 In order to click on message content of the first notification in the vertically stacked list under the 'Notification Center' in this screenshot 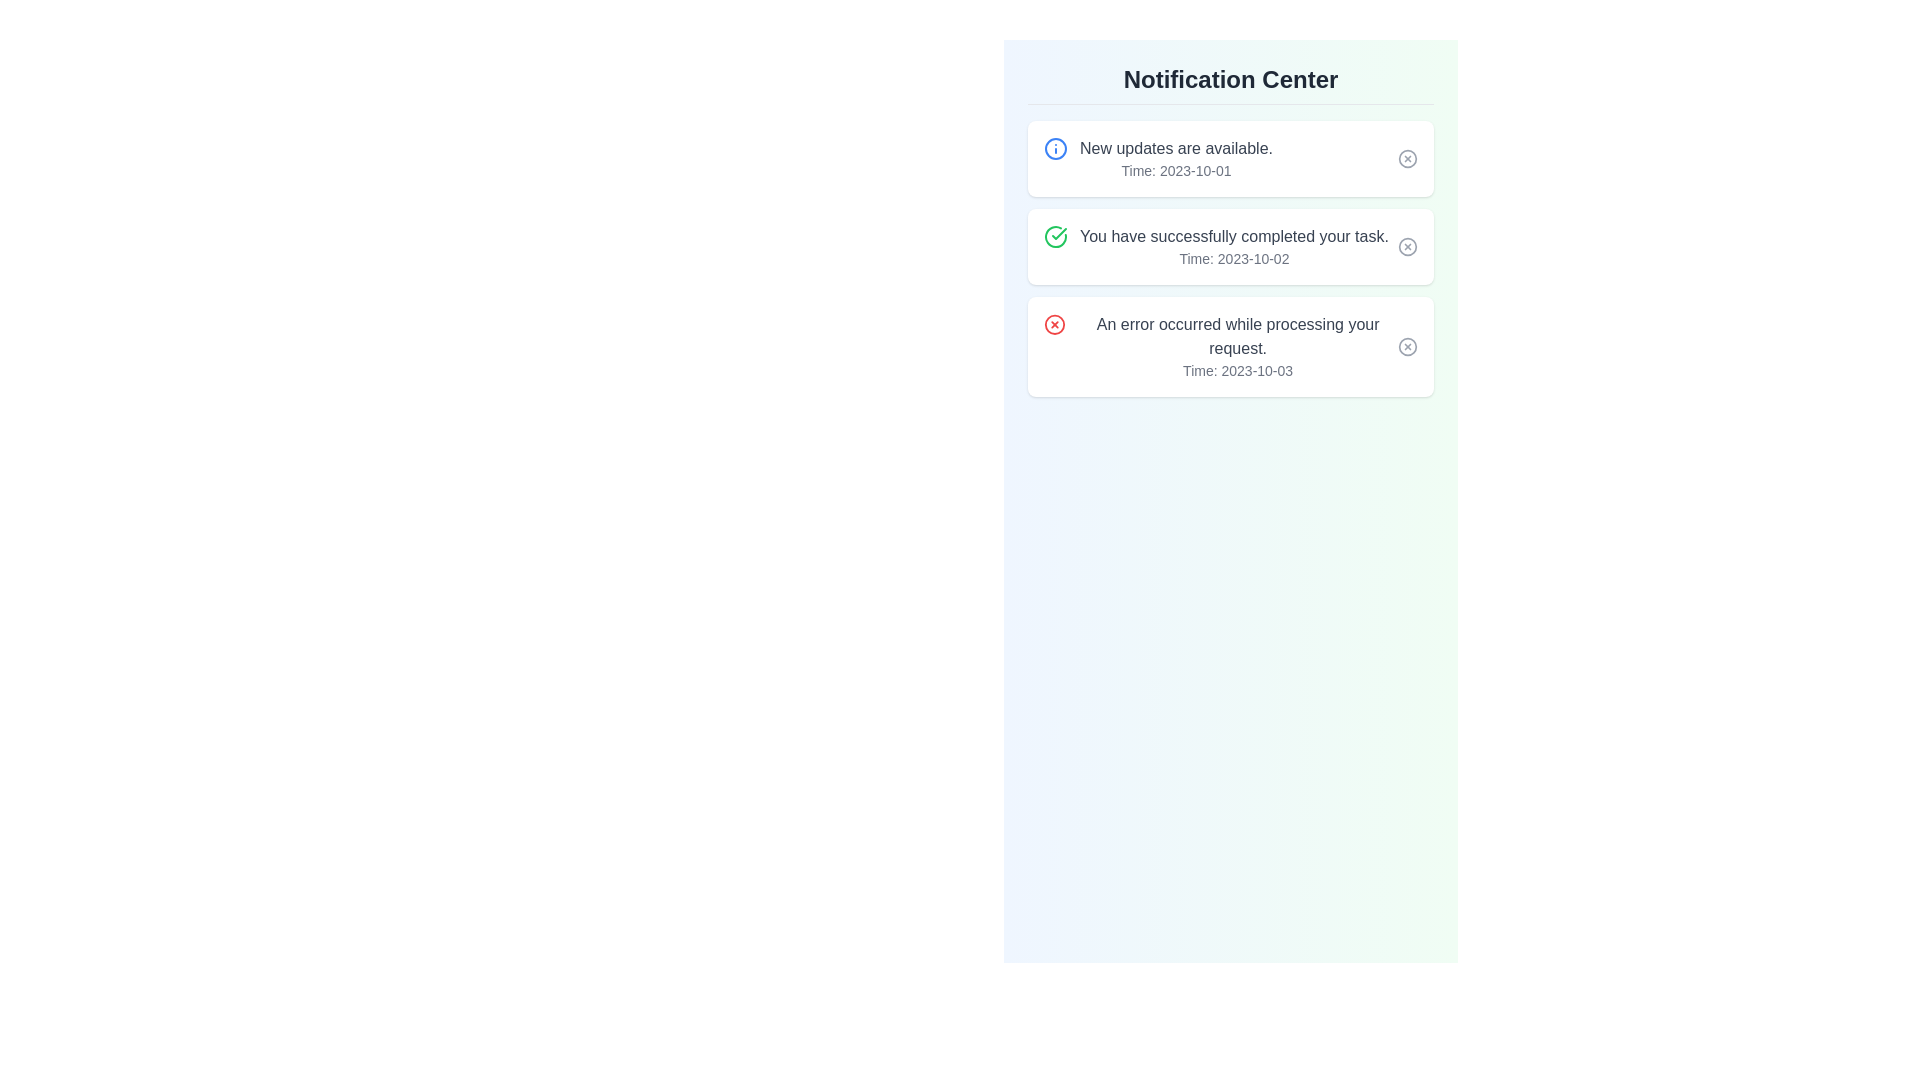, I will do `click(1158, 157)`.